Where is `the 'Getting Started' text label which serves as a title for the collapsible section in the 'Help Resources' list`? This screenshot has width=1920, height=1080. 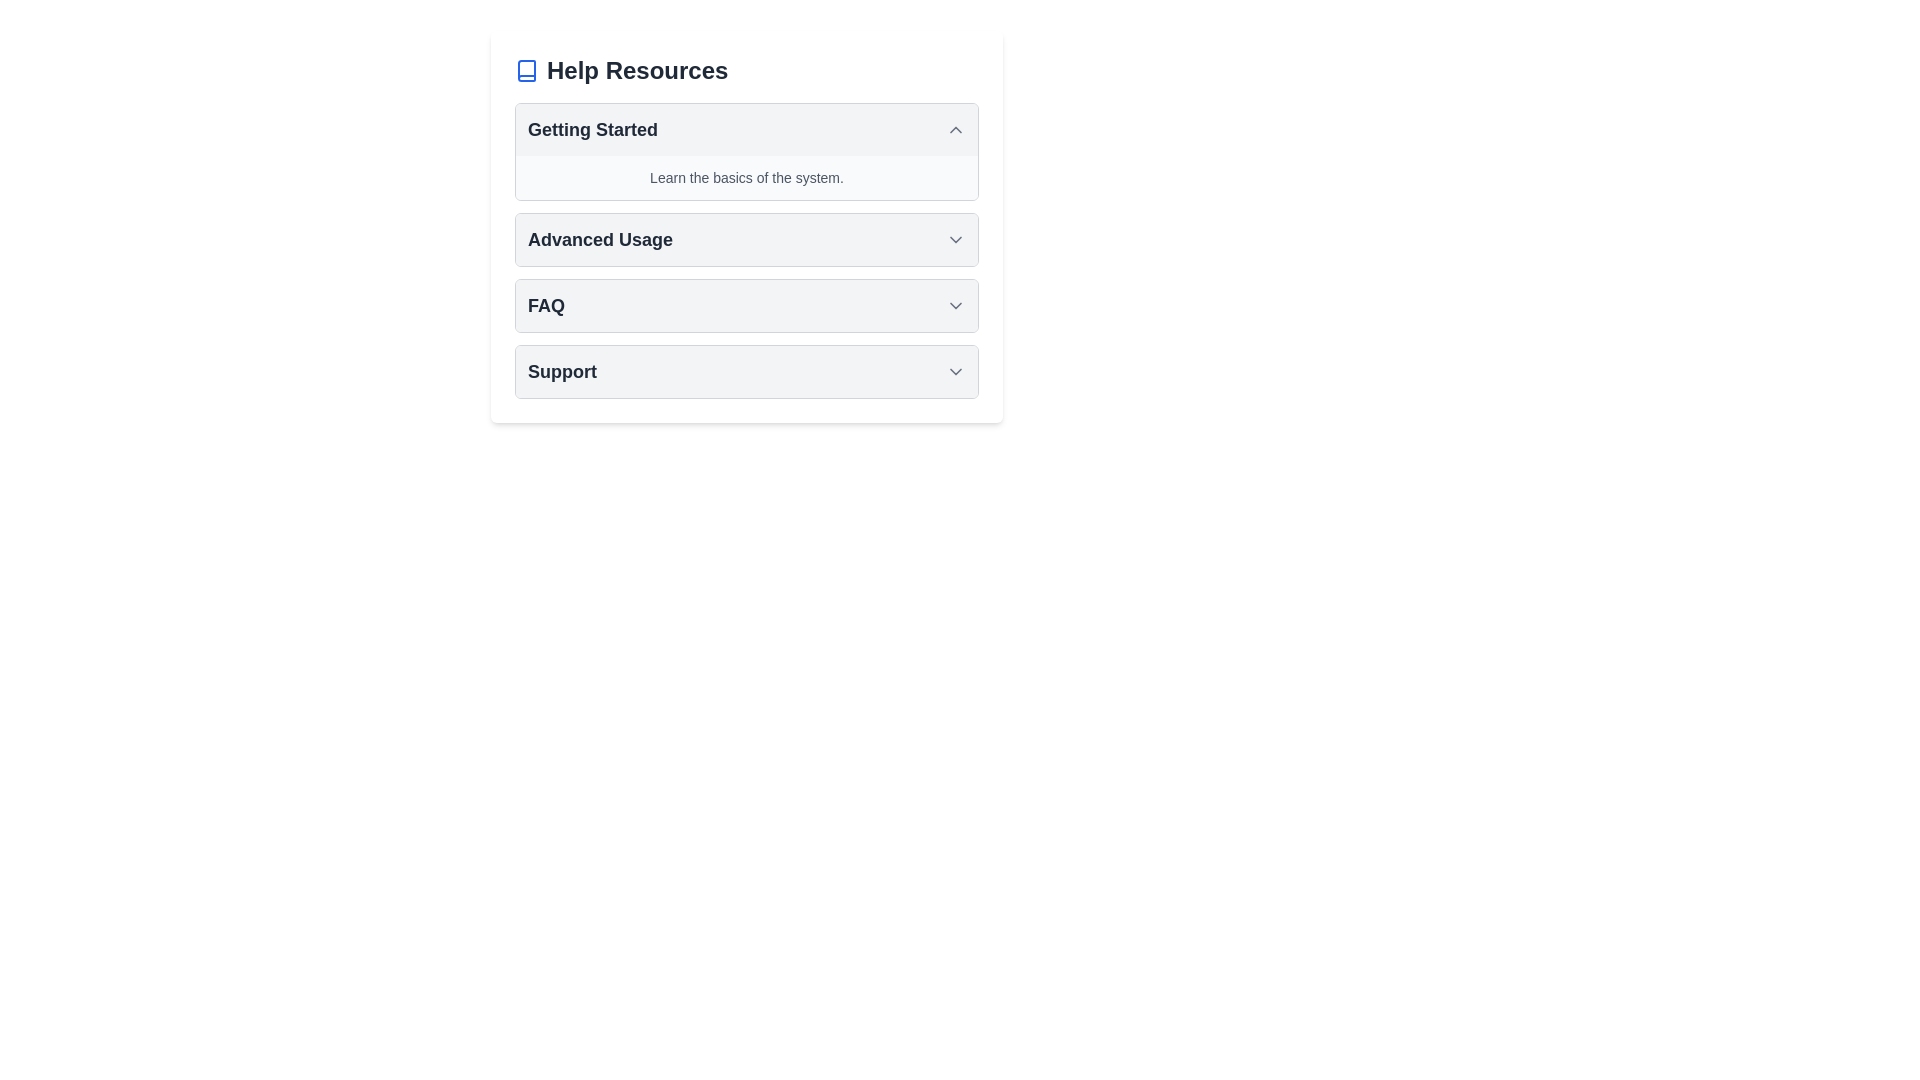 the 'Getting Started' text label which serves as a title for the collapsible section in the 'Help Resources' list is located at coordinates (592, 130).